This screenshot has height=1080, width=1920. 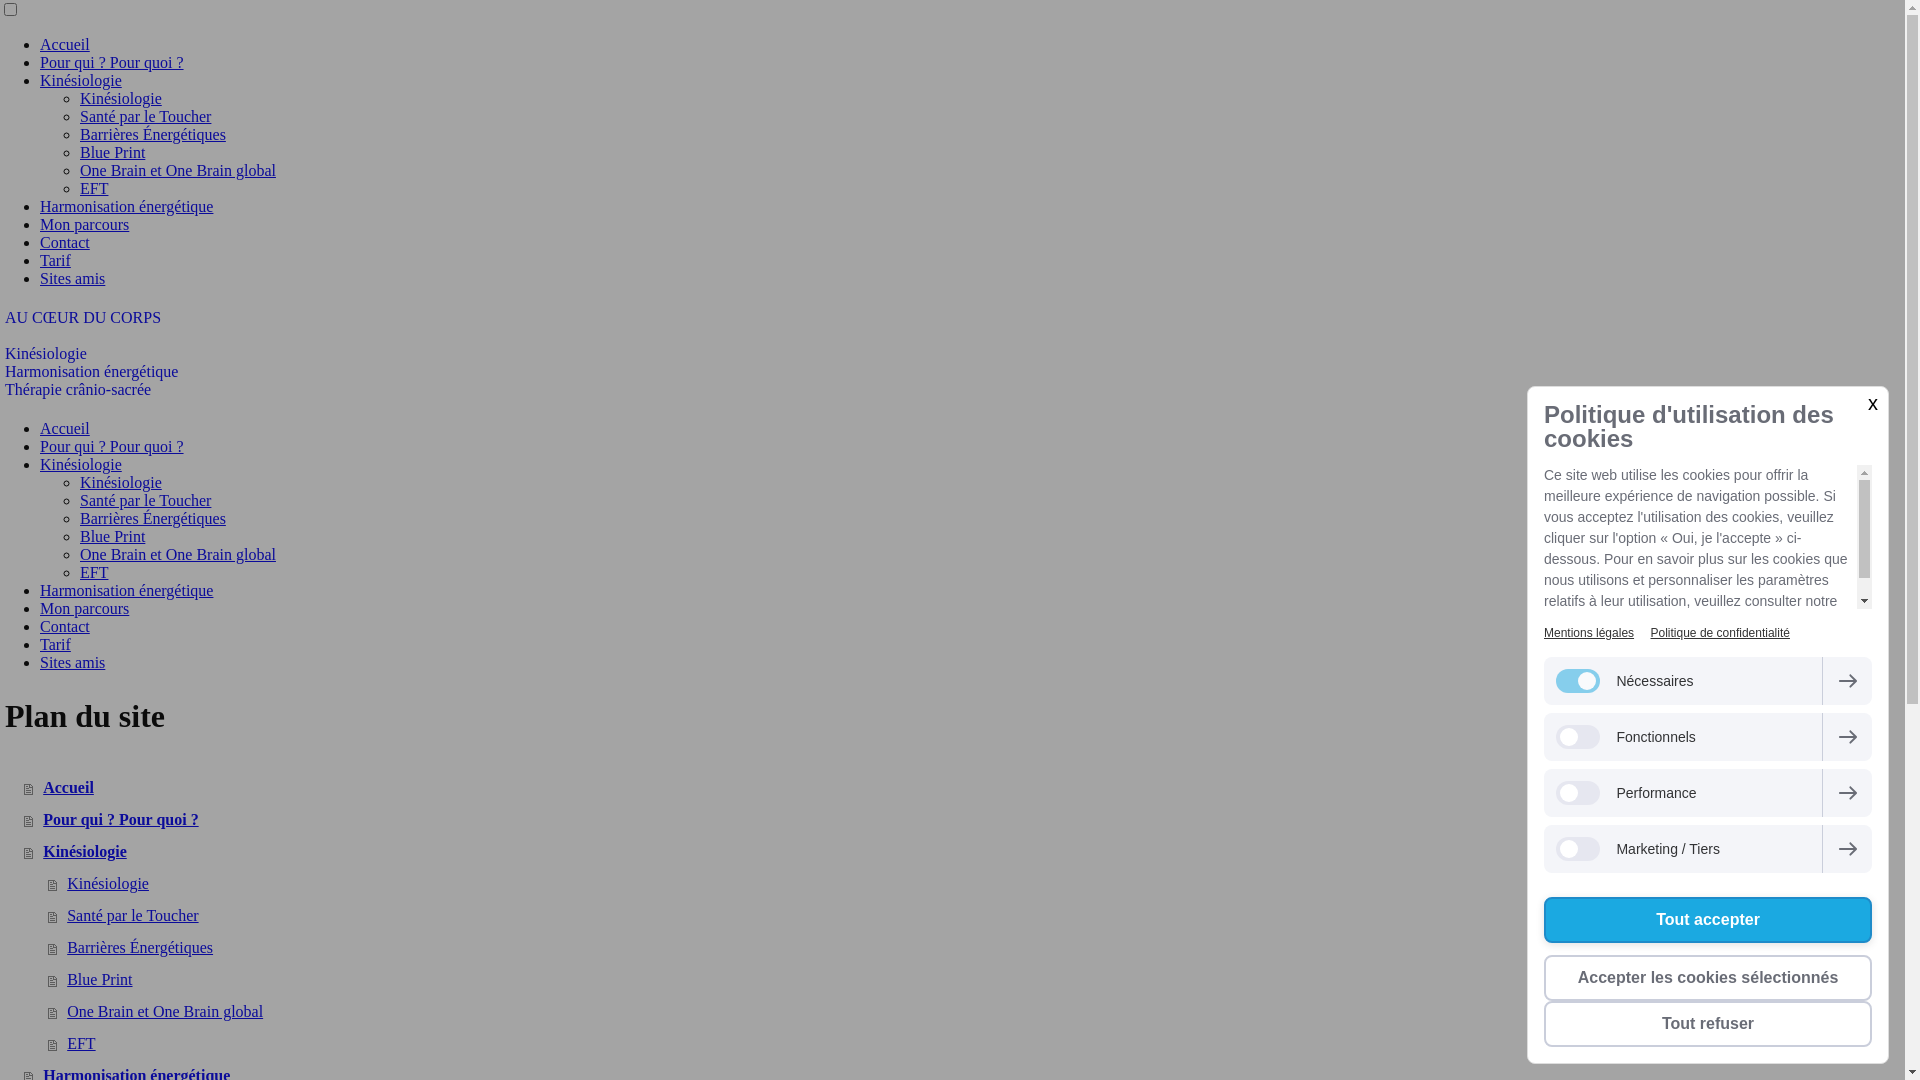 What do you see at coordinates (80, 188) in the screenshot?
I see `'EFT'` at bounding box center [80, 188].